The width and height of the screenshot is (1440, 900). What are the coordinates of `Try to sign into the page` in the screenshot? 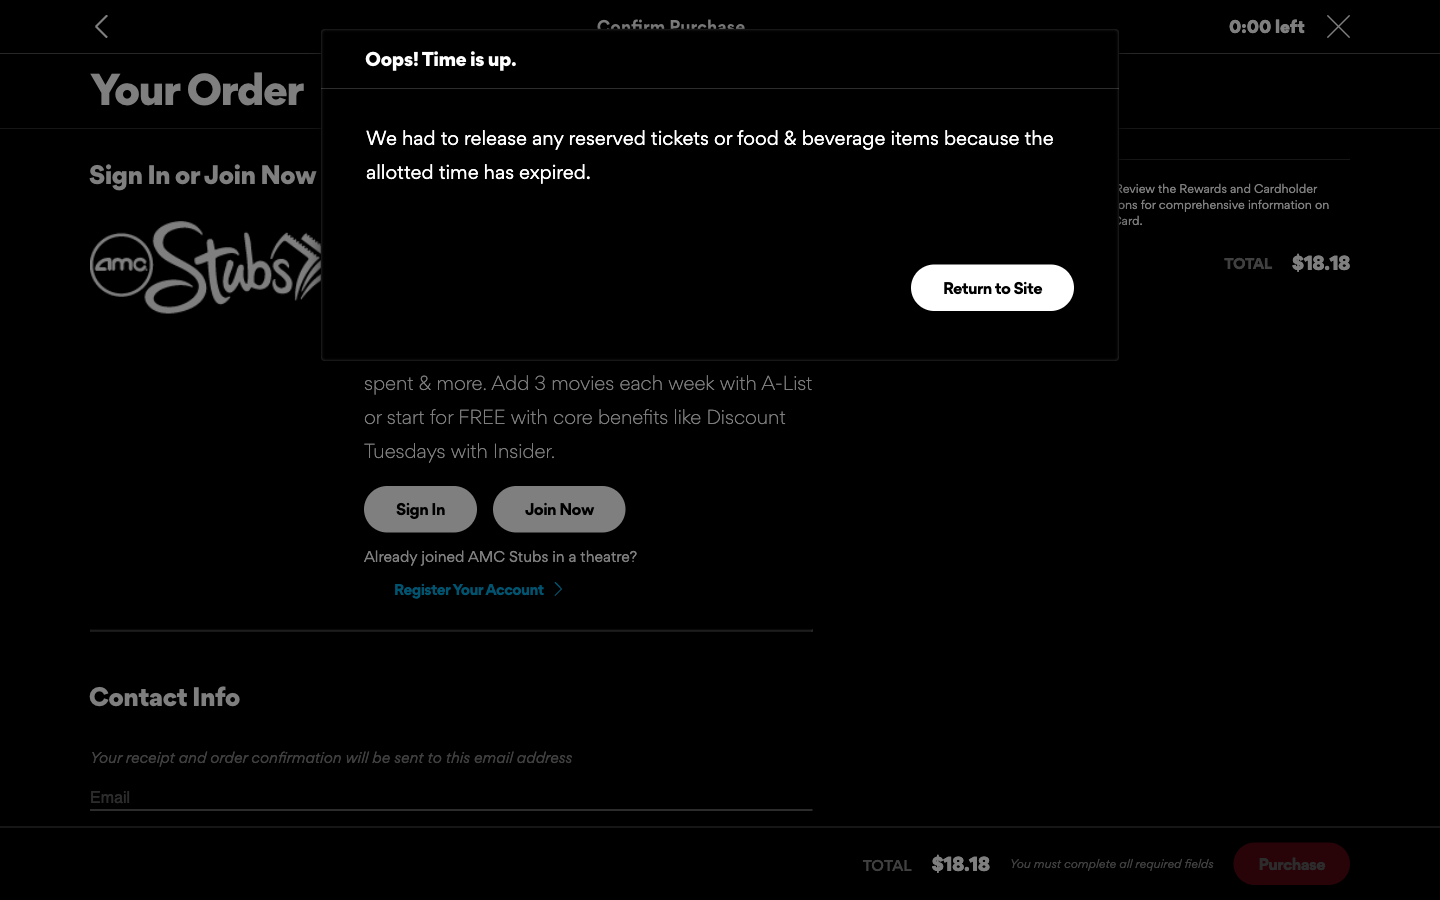 It's located at (419, 508).